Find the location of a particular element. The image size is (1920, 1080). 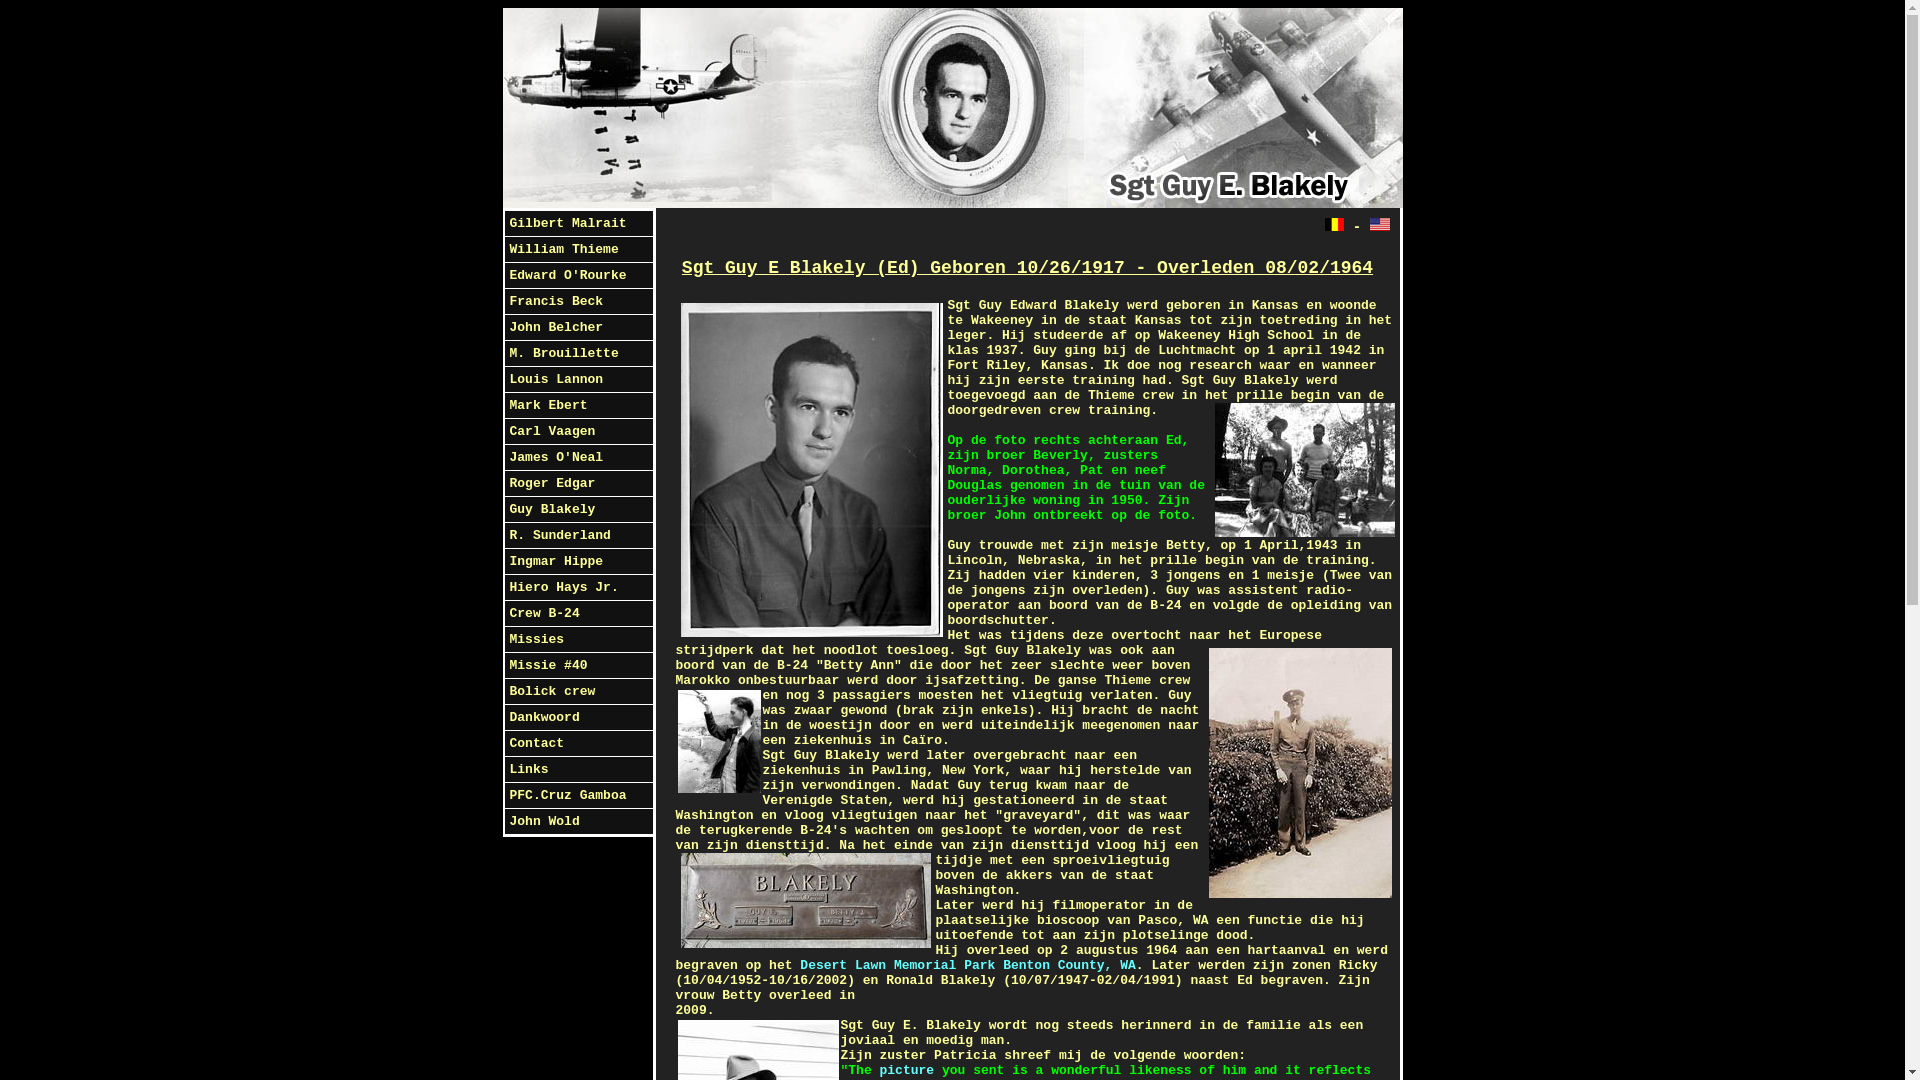

'Missie #40' is located at coordinates (576, 666).